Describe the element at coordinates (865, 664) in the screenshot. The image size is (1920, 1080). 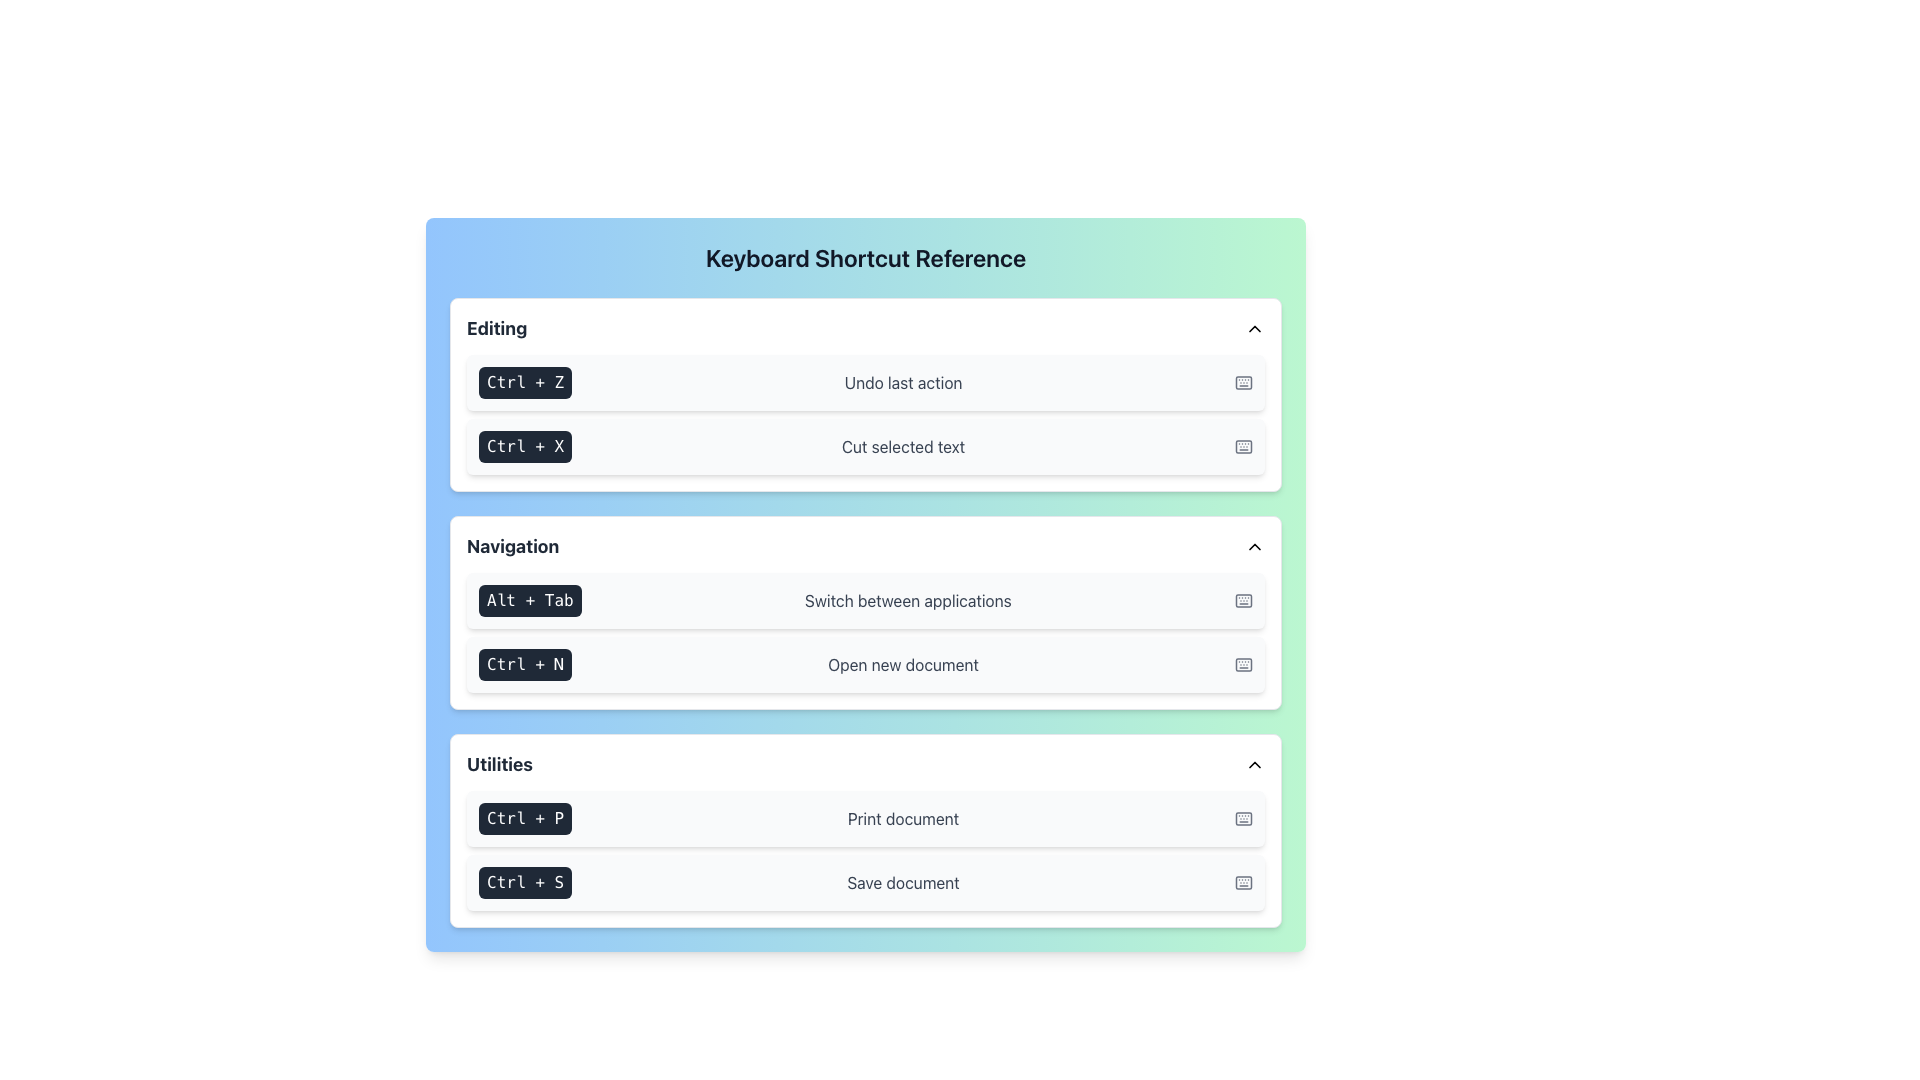
I see `informational entry about the keyboard shortcut 'Ctrl + N' for opening a new document, located in the 'Navigation' section as the second entry` at that location.